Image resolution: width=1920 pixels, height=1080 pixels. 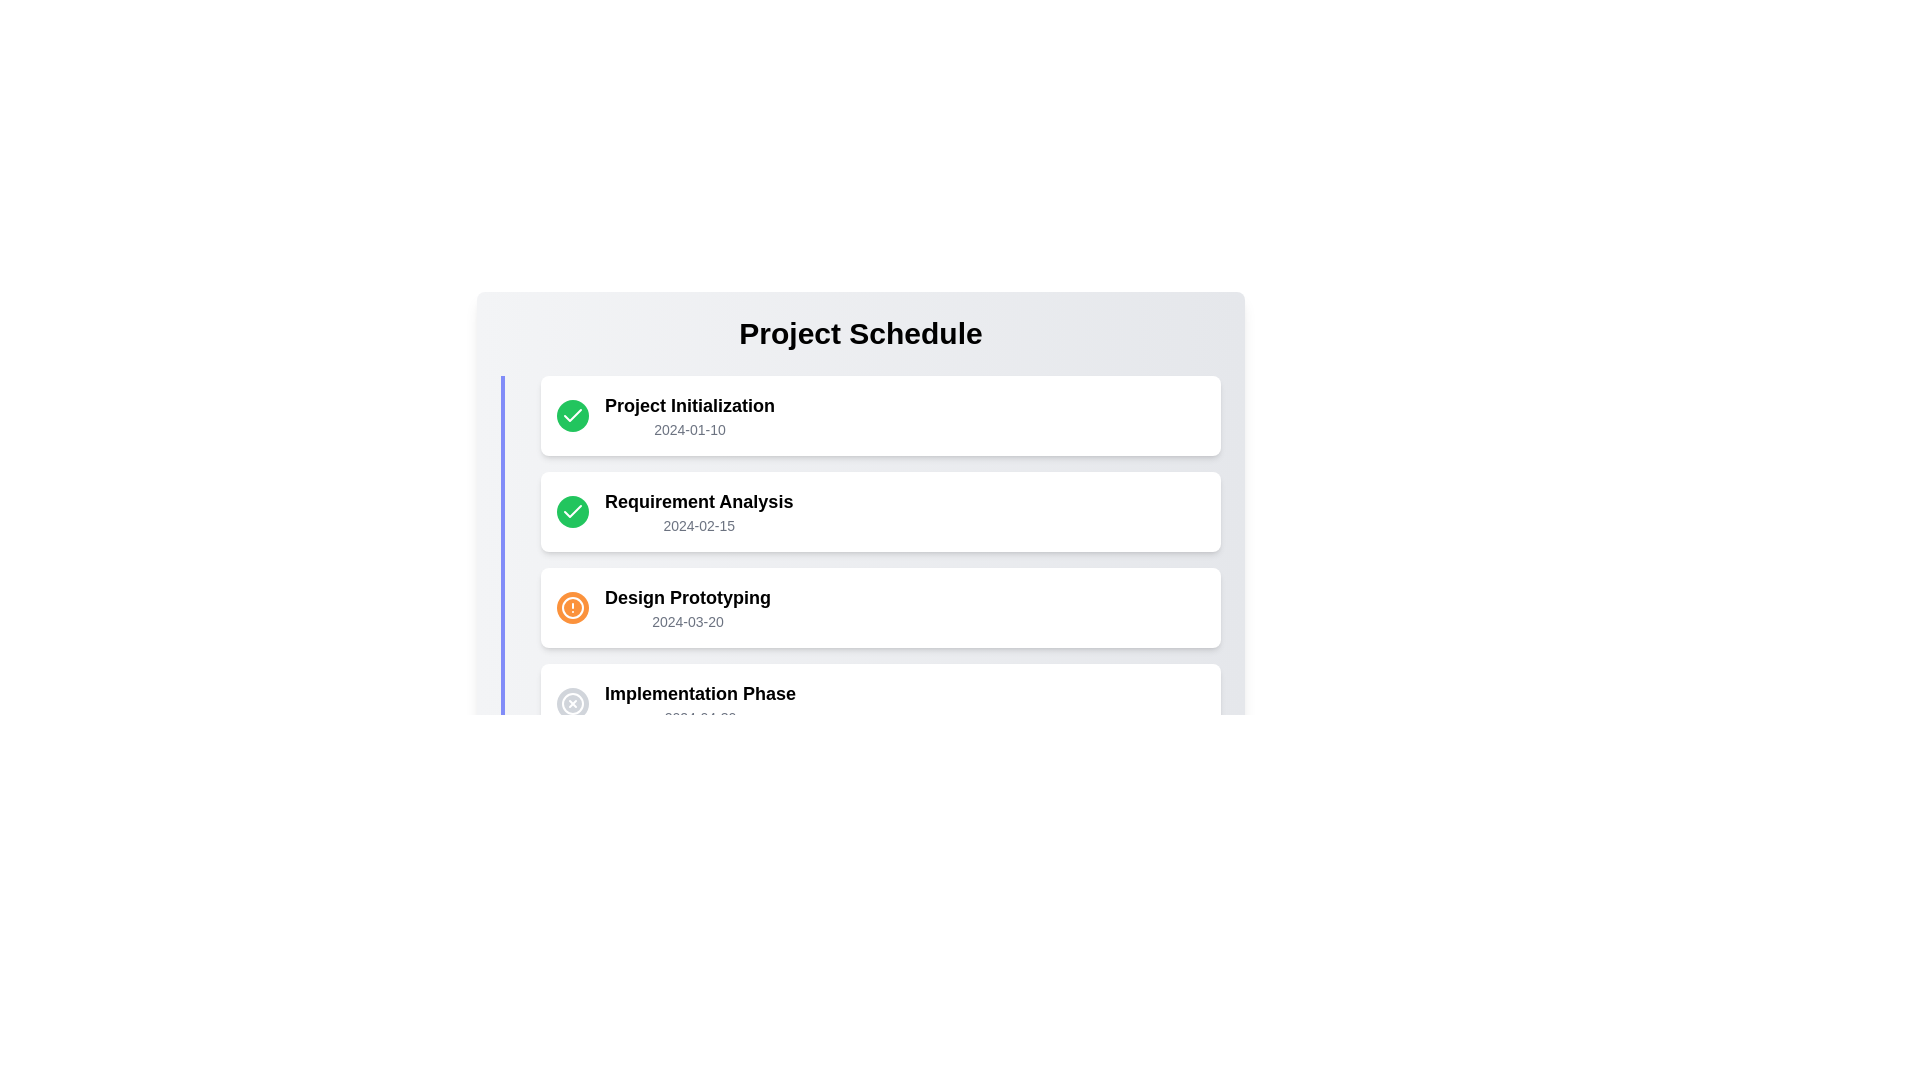 What do you see at coordinates (690, 428) in the screenshot?
I see `the static text element that displays the date associated with the 'Project Initialization' phase, located directly below the 'Project Initialization' text in the leftmost phase box of the 'Project Schedule' interface` at bounding box center [690, 428].